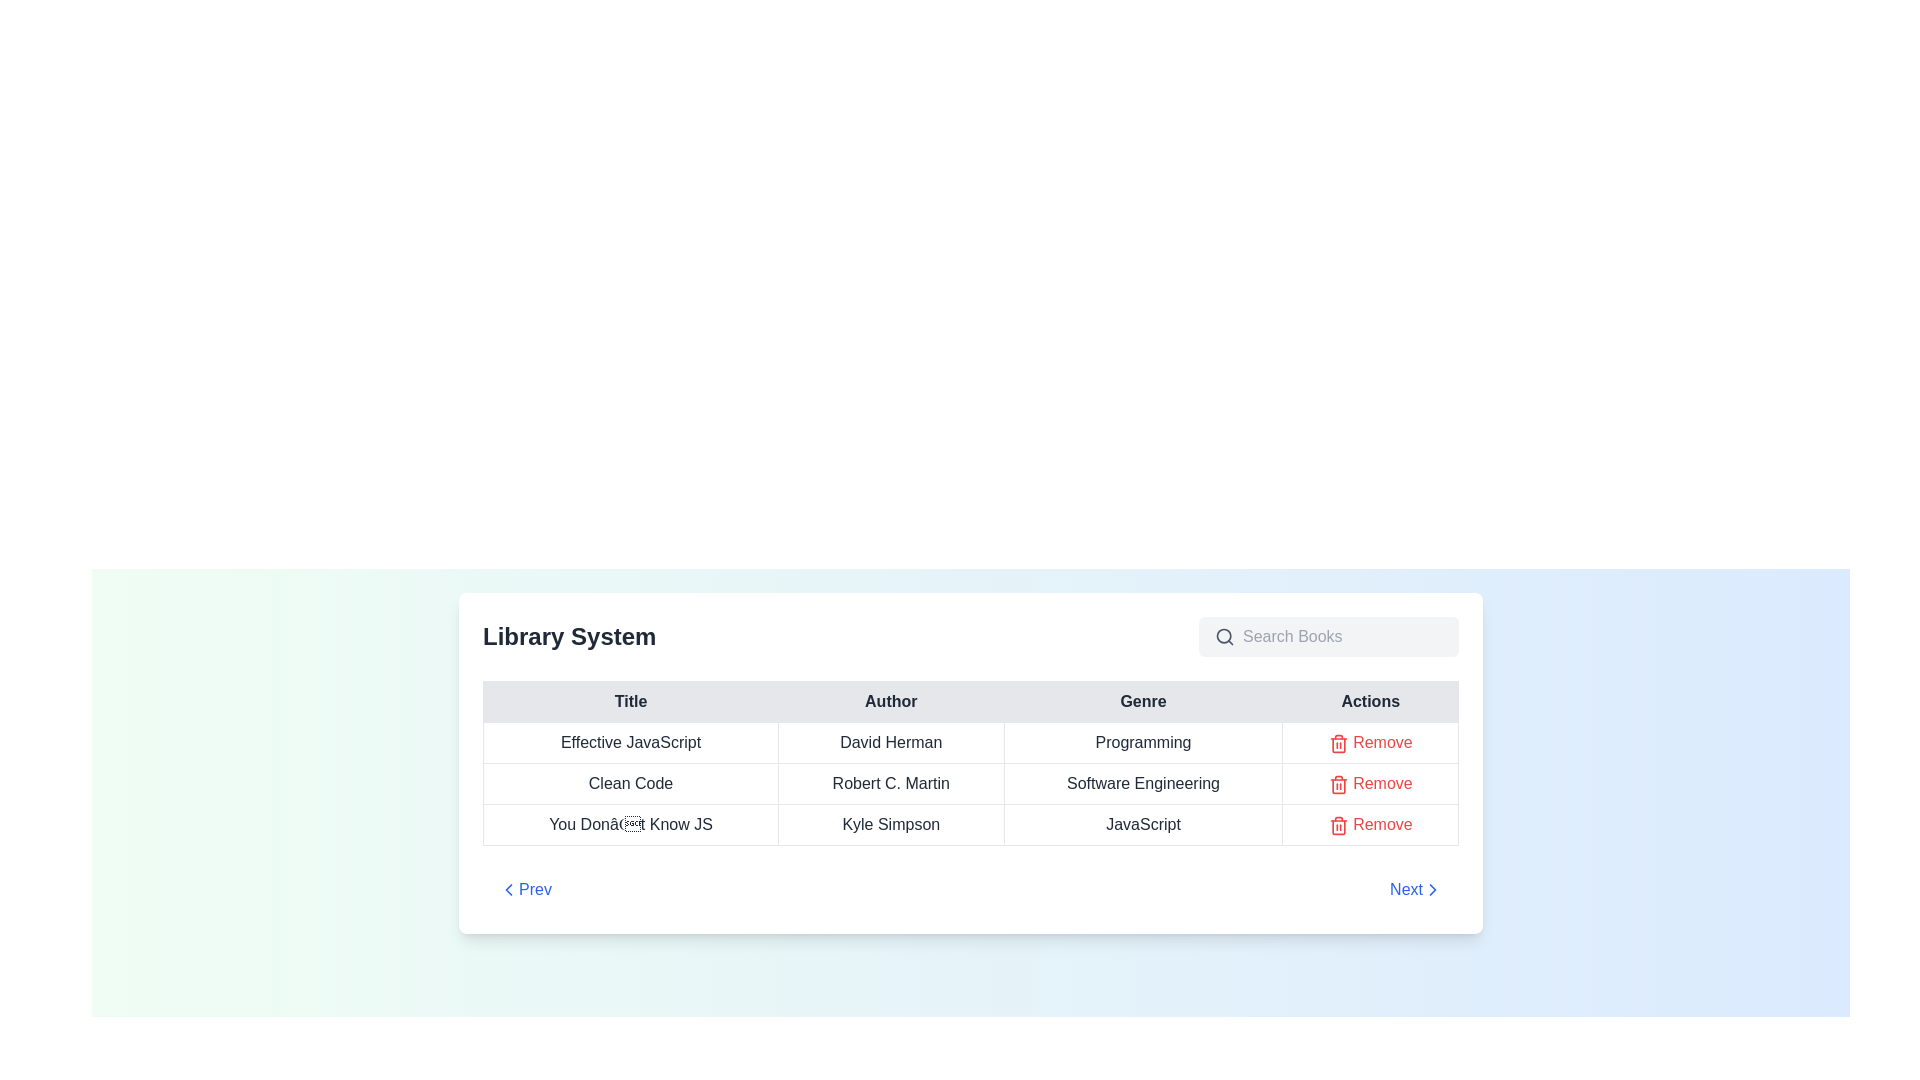 The image size is (1920, 1080). What do you see at coordinates (1143, 743) in the screenshot?
I see `the text label representing the genre of the book 'Effective JavaScript' as 'Programming', located in the 'Genre' column of the first row of the table` at bounding box center [1143, 743].